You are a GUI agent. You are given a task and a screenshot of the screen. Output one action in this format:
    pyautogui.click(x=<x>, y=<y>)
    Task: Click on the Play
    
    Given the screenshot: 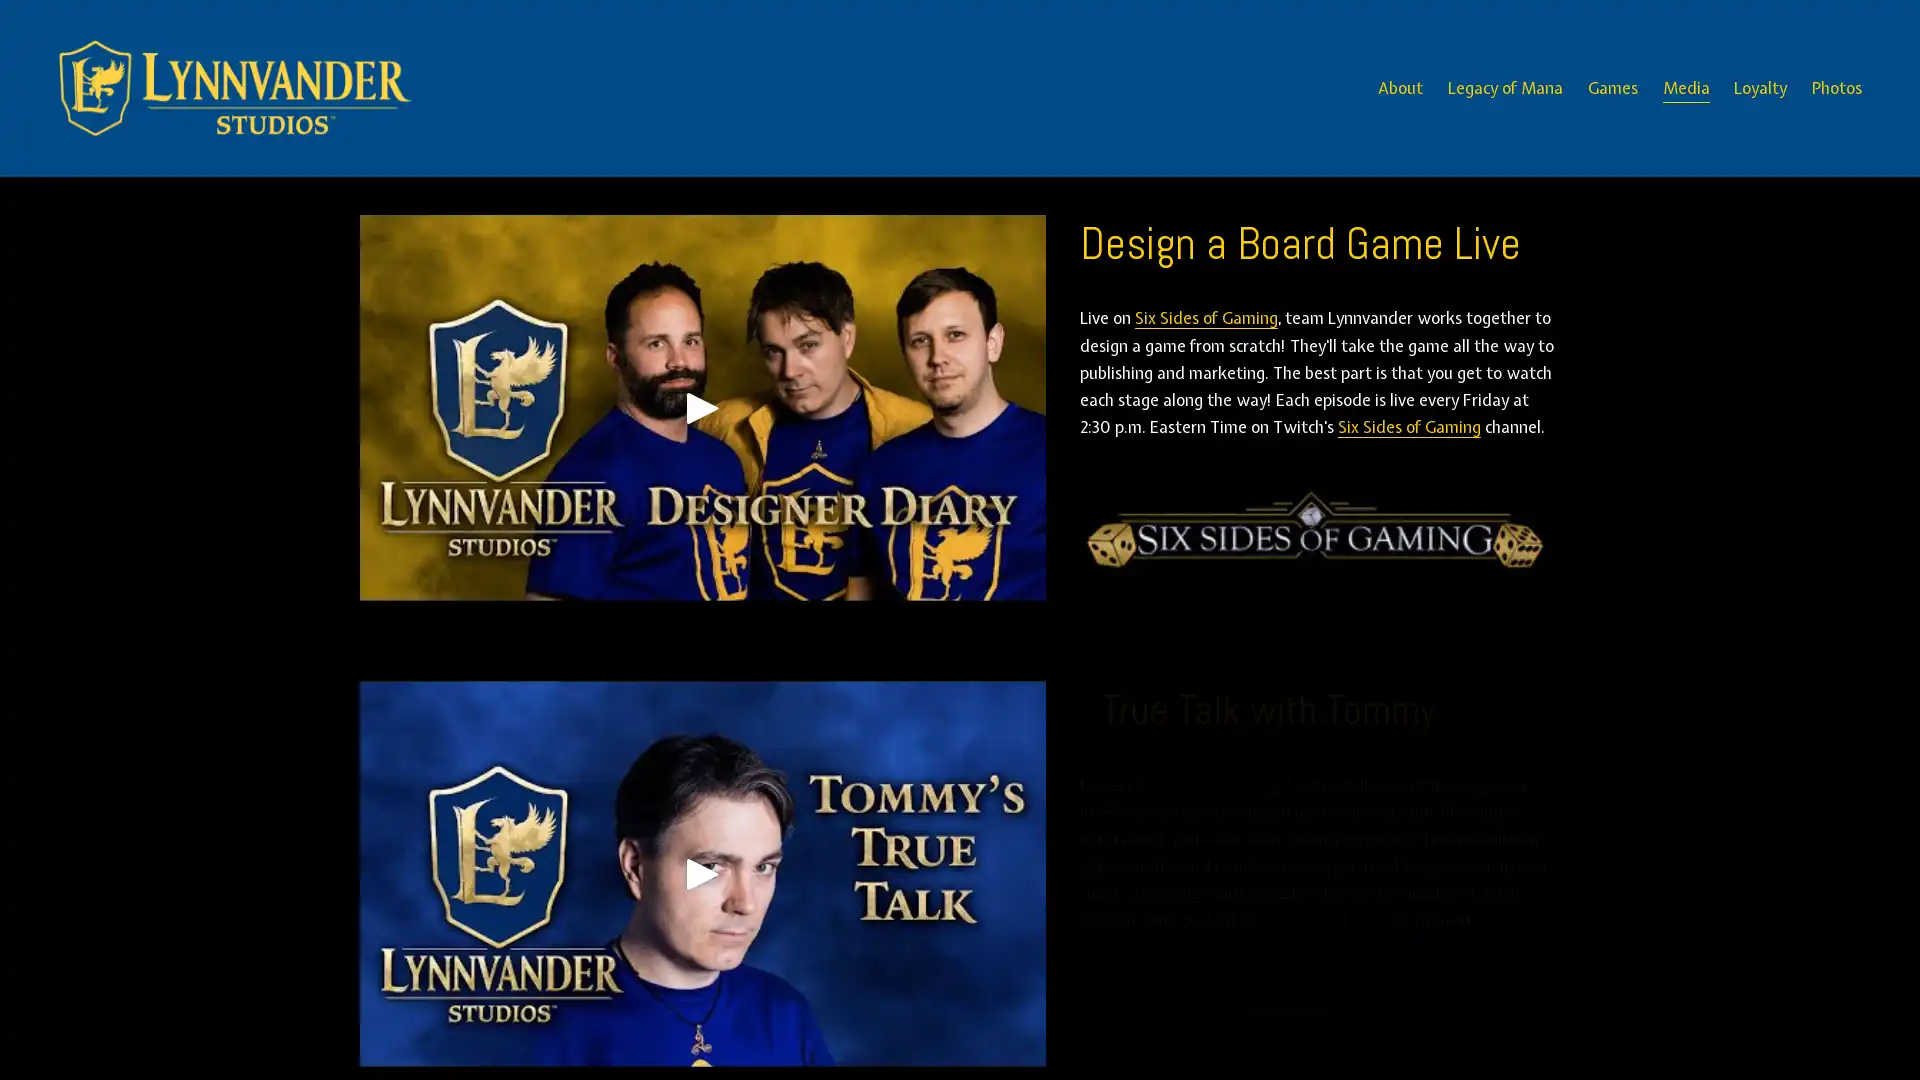 What is the action you would take?
    pyautogui.click(x=701, y=873)
    